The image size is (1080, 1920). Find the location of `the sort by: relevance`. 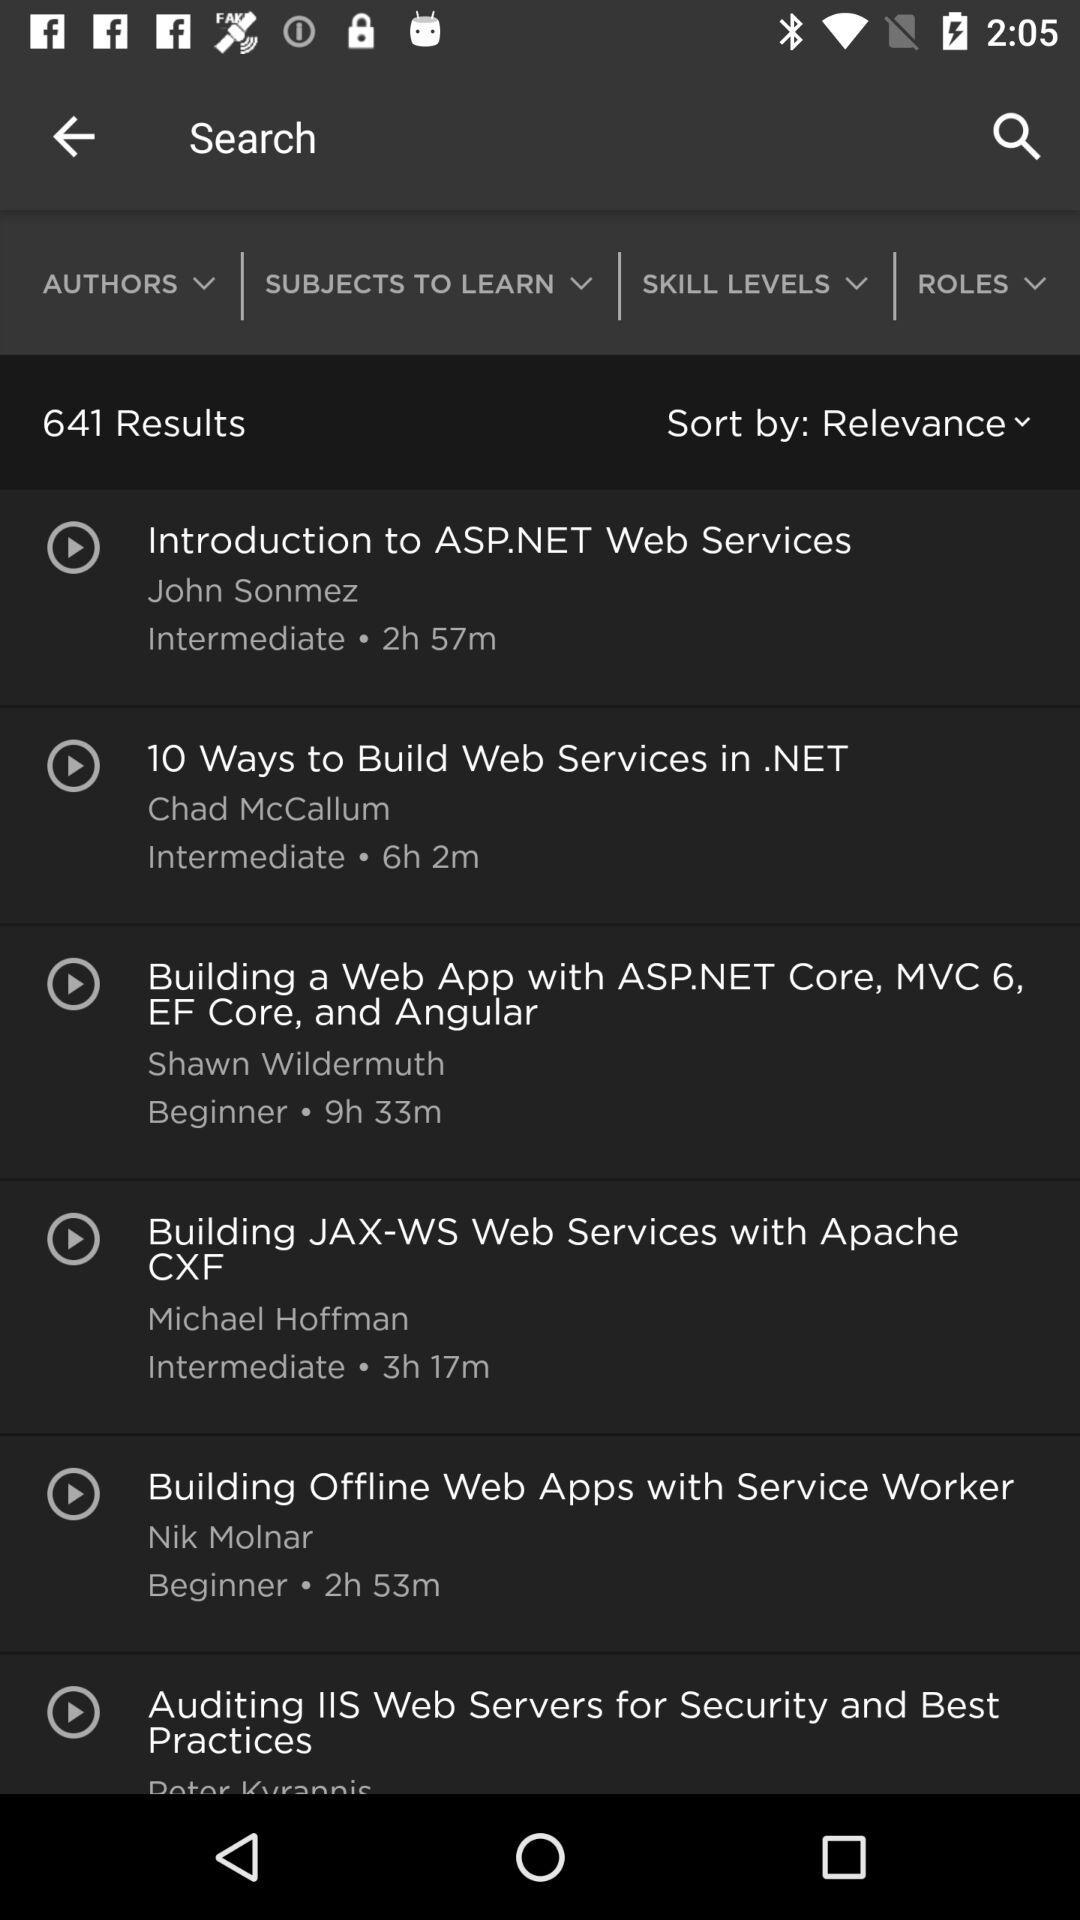

the sort by: relevance is located at coordinates (852, 420).